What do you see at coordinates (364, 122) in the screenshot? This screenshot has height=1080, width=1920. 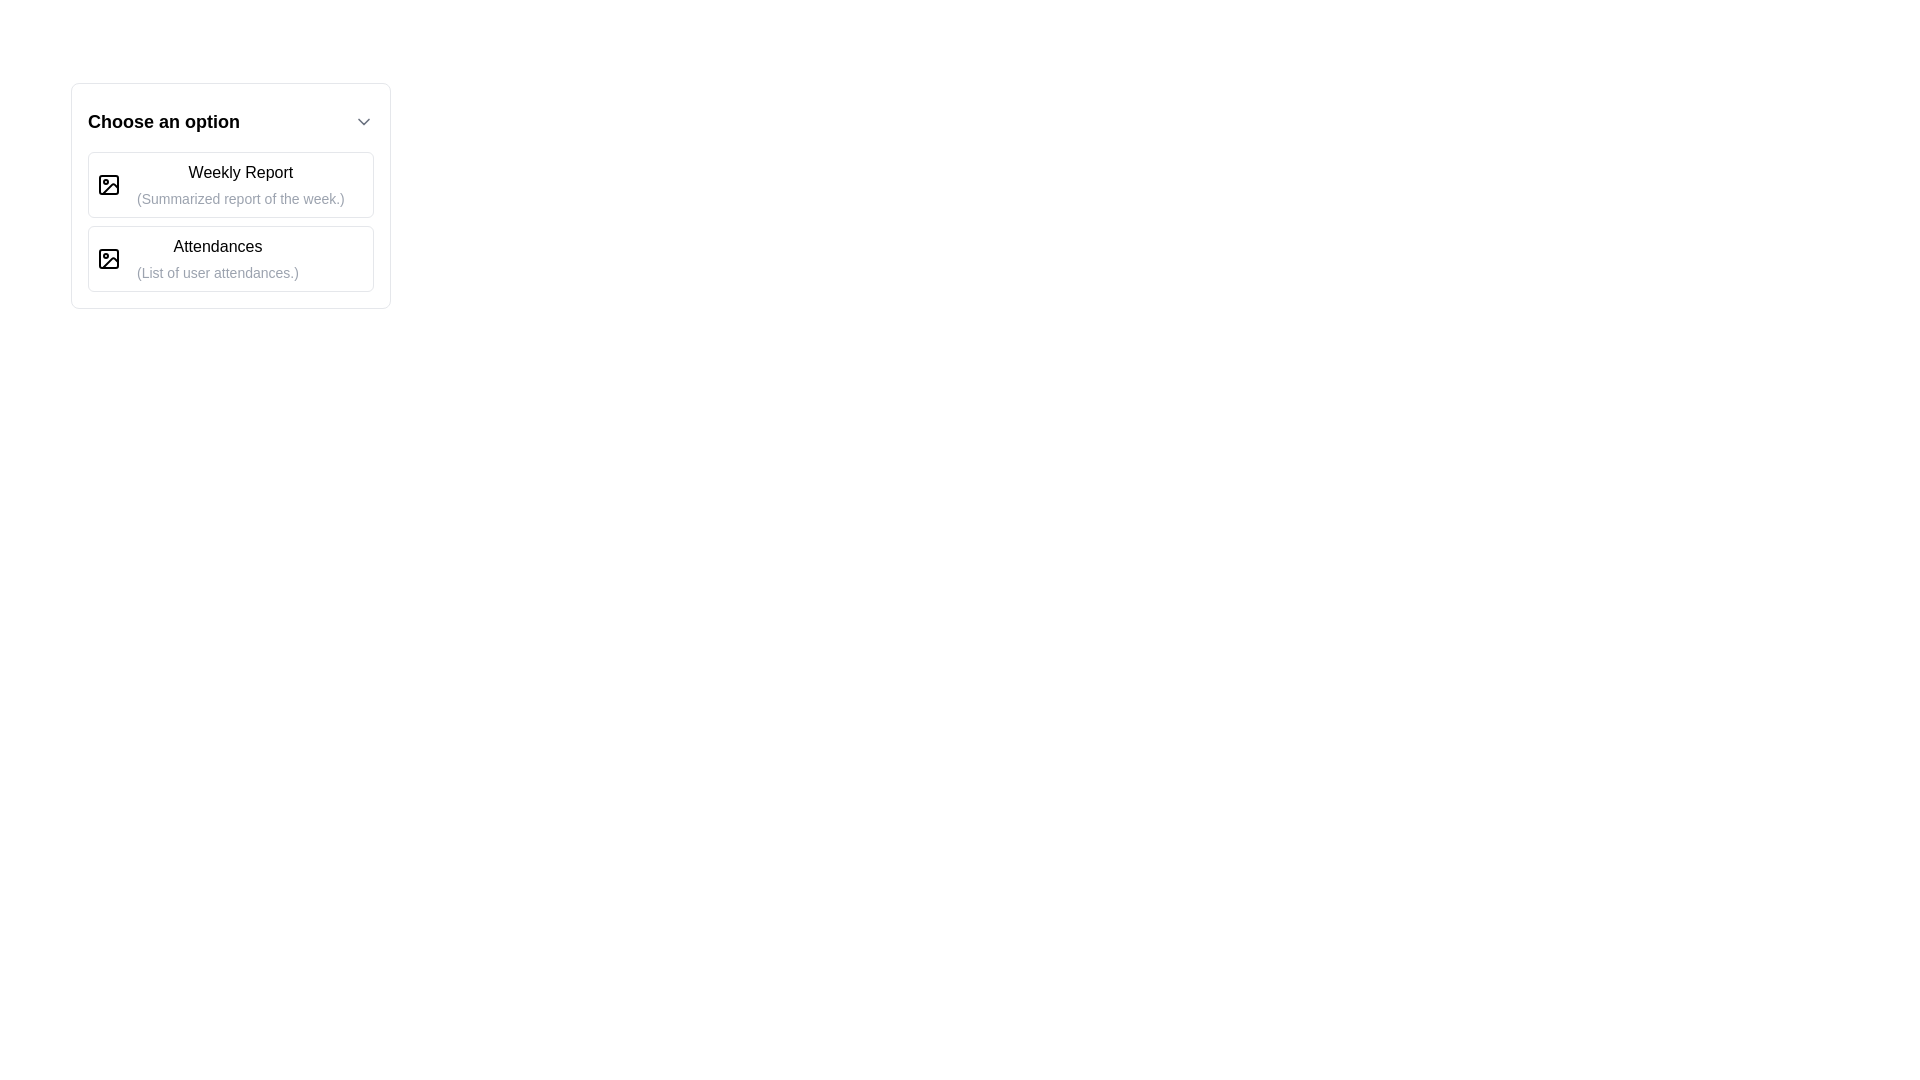 I see `the small downward-facing chevron icon located on the right side of the header labeled 'Choose an option'` at bounding box center [364, 122].